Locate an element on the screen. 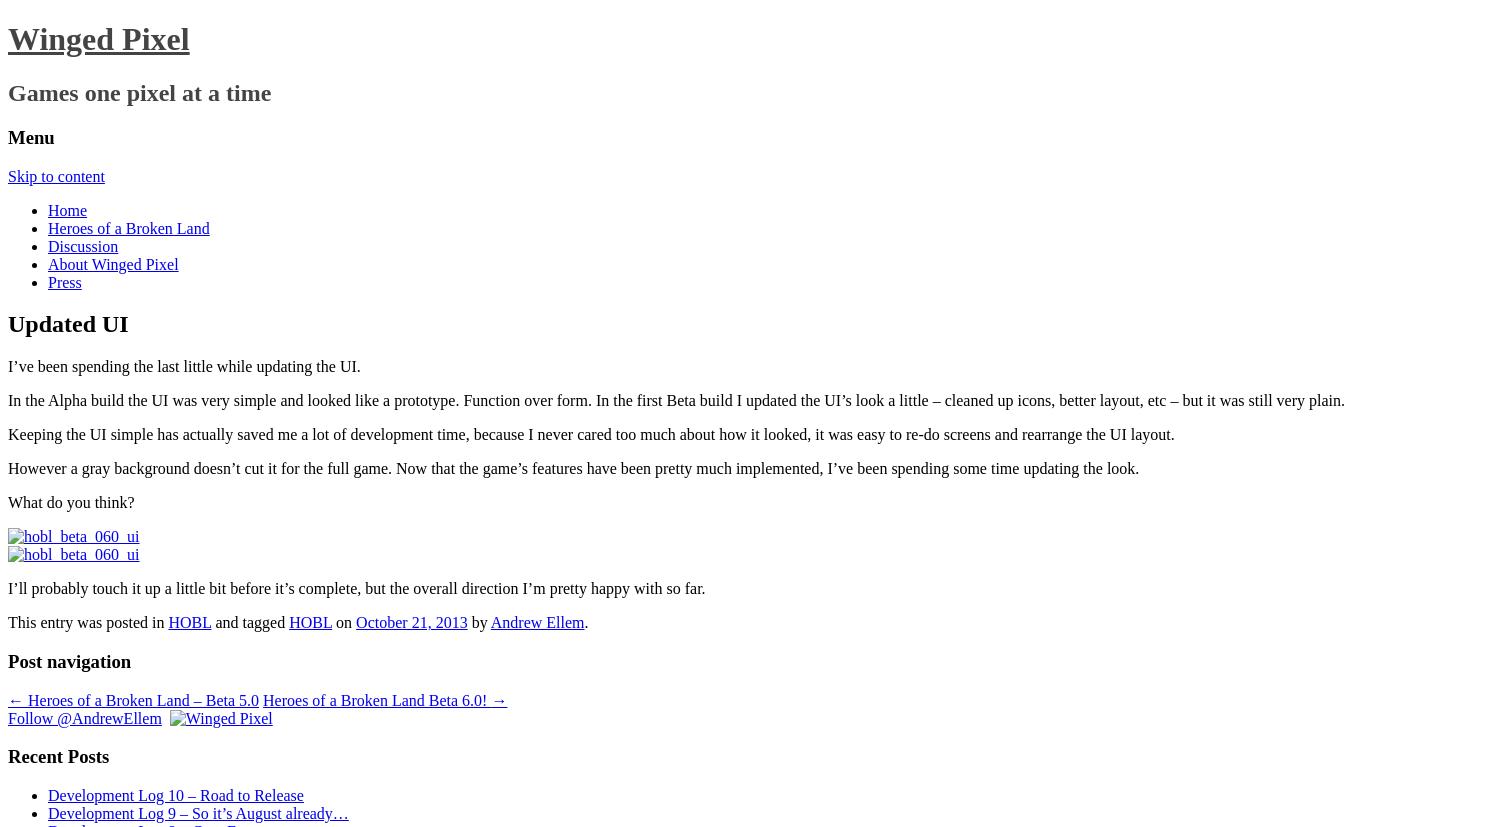 The image size is (1500, 827). 'Home' is located at coordinates (66, 209).